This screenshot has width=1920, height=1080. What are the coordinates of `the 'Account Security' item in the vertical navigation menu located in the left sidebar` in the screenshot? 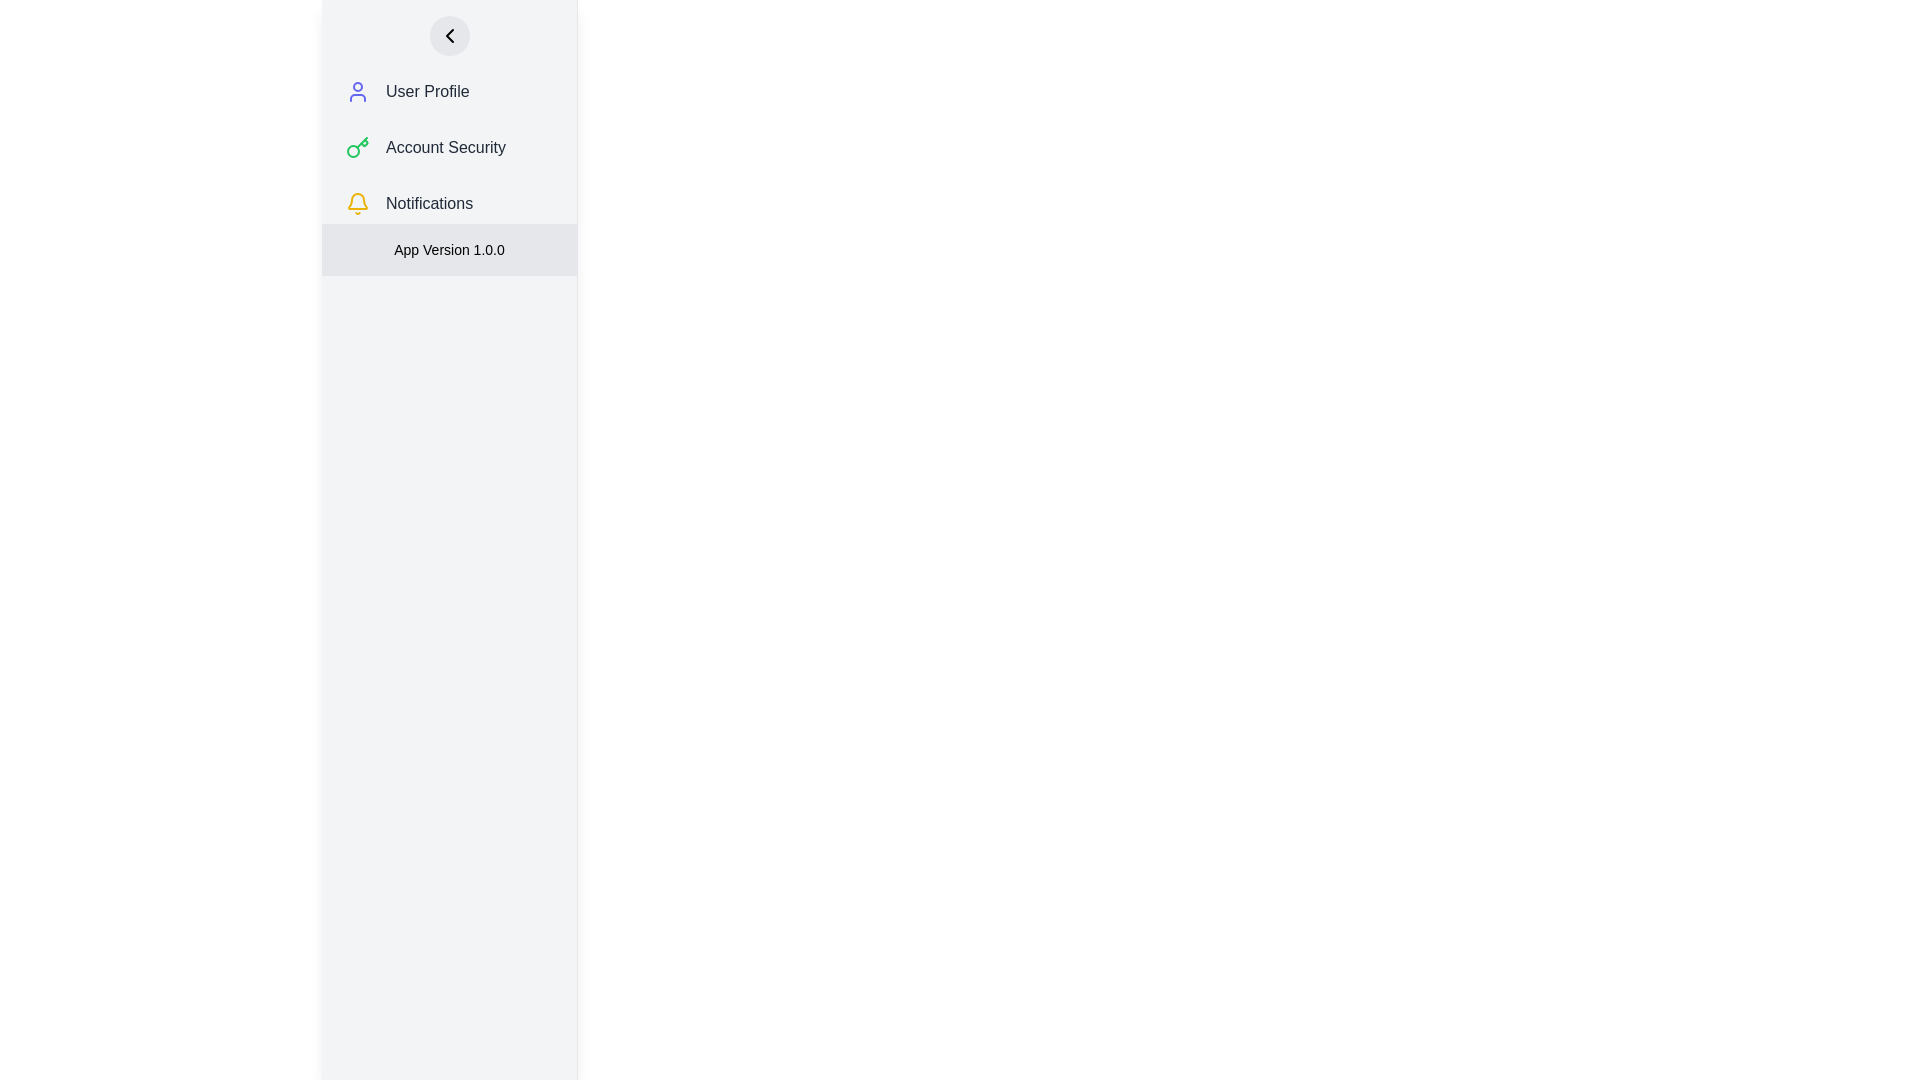 It's located at (448, 146).